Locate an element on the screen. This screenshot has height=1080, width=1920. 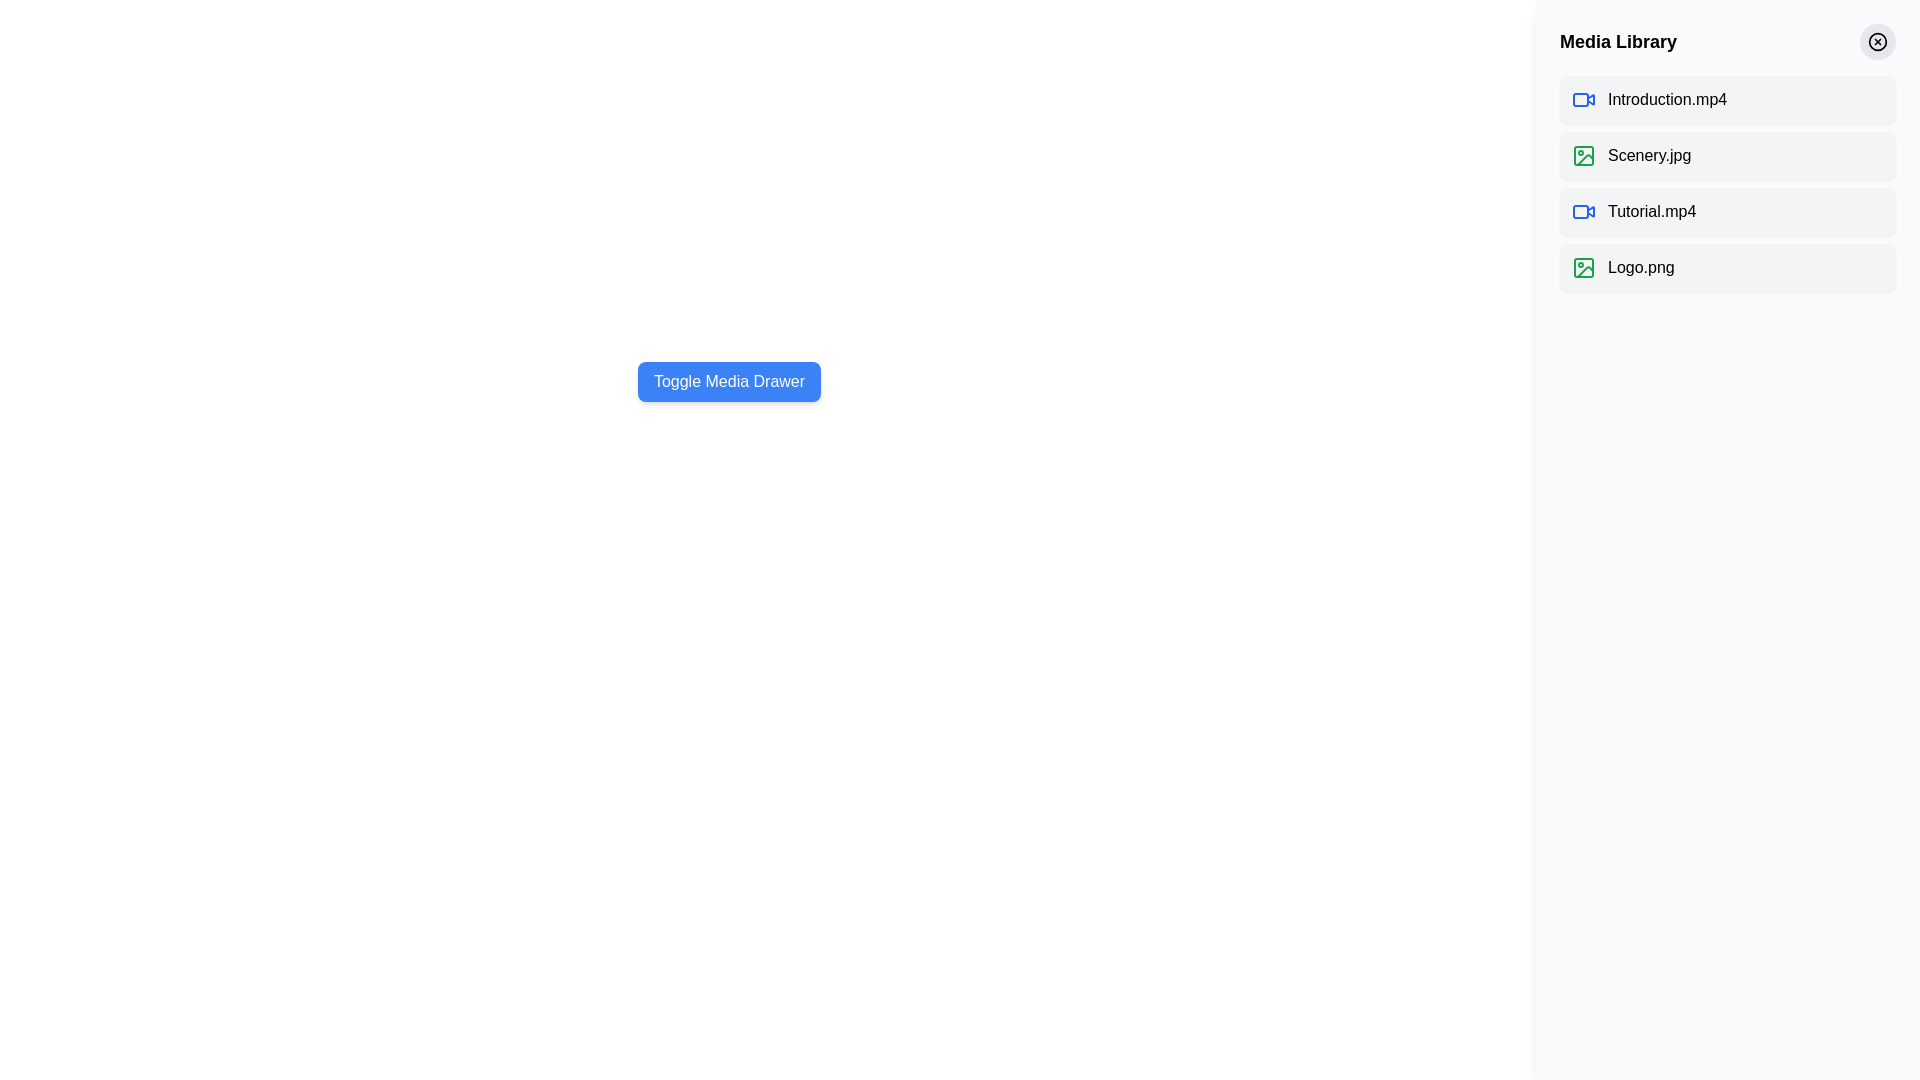
the styling of the green rectangular icon with rounded corners located near the text 'Logo.png' in the media library pane is located at coordinates (1583, 266).